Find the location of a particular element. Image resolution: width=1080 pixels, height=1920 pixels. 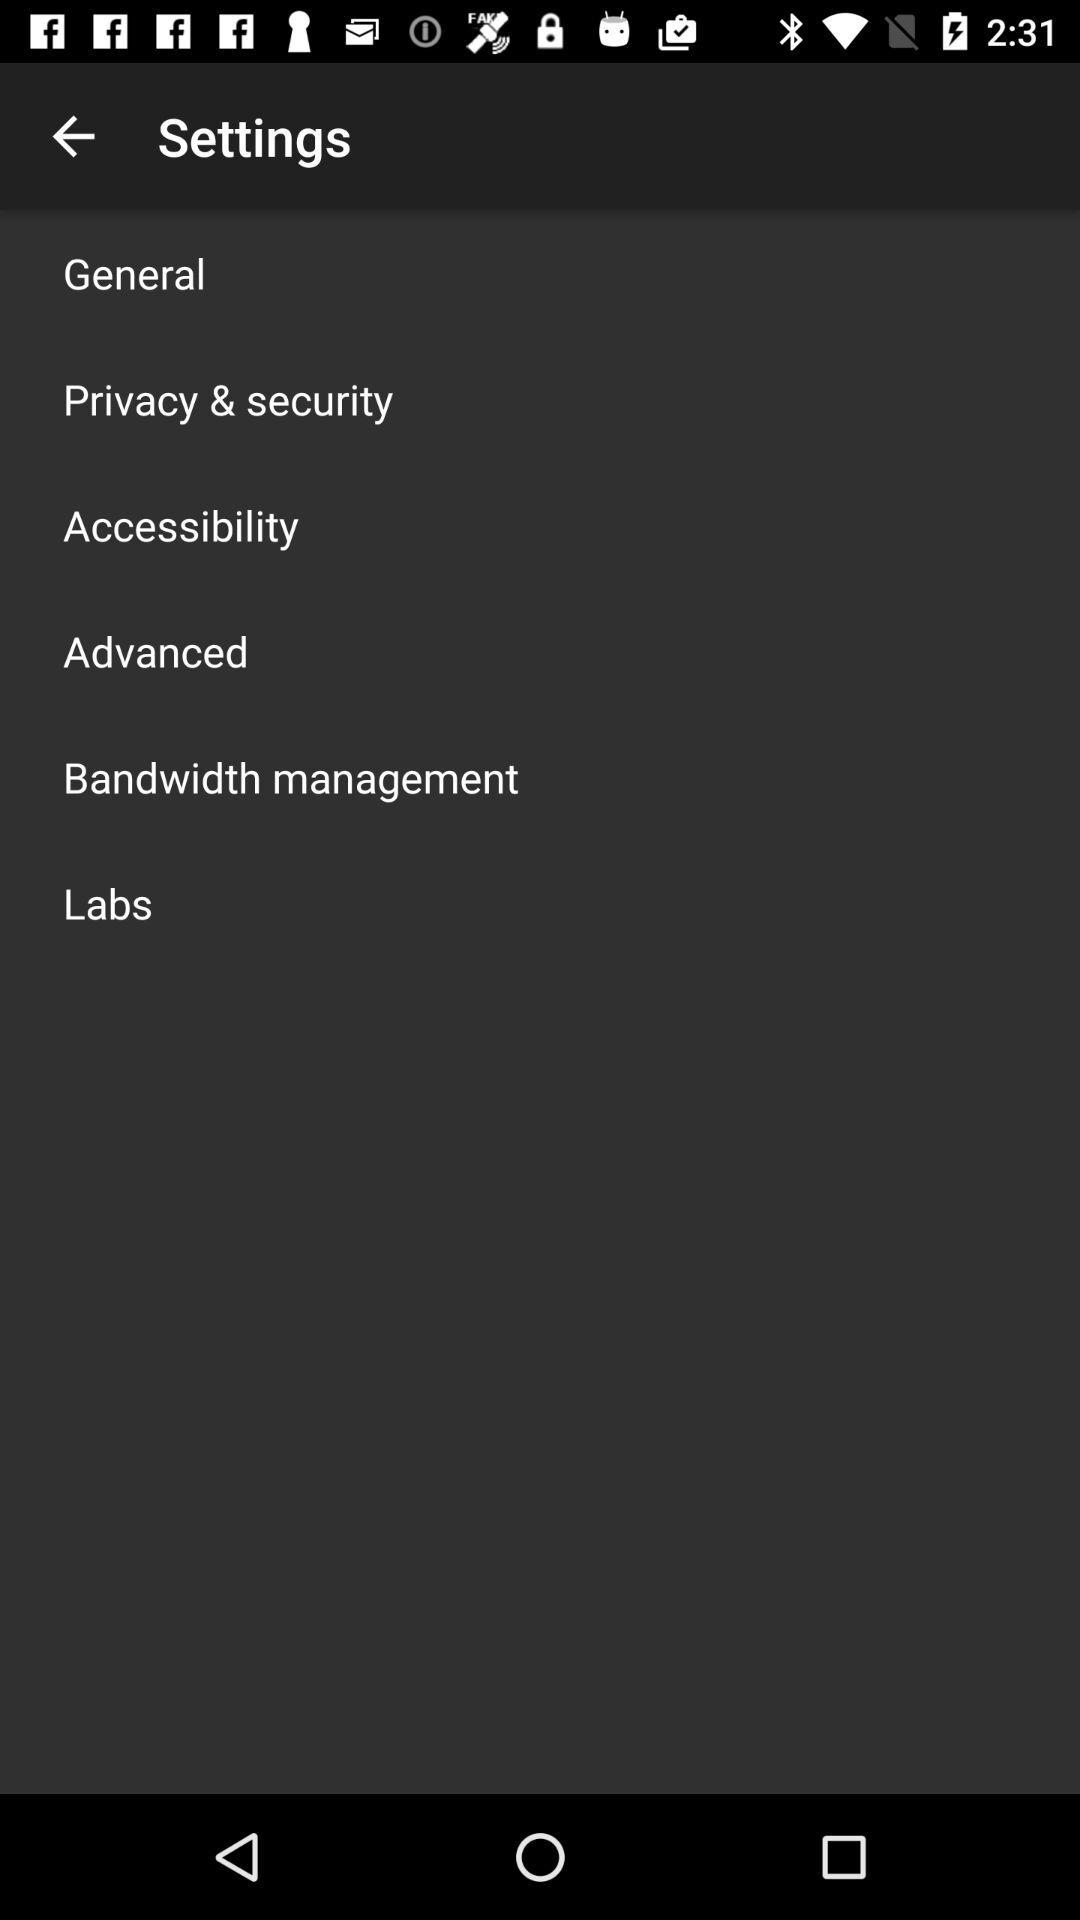

icon above labs is located at coordinates (290, 776).